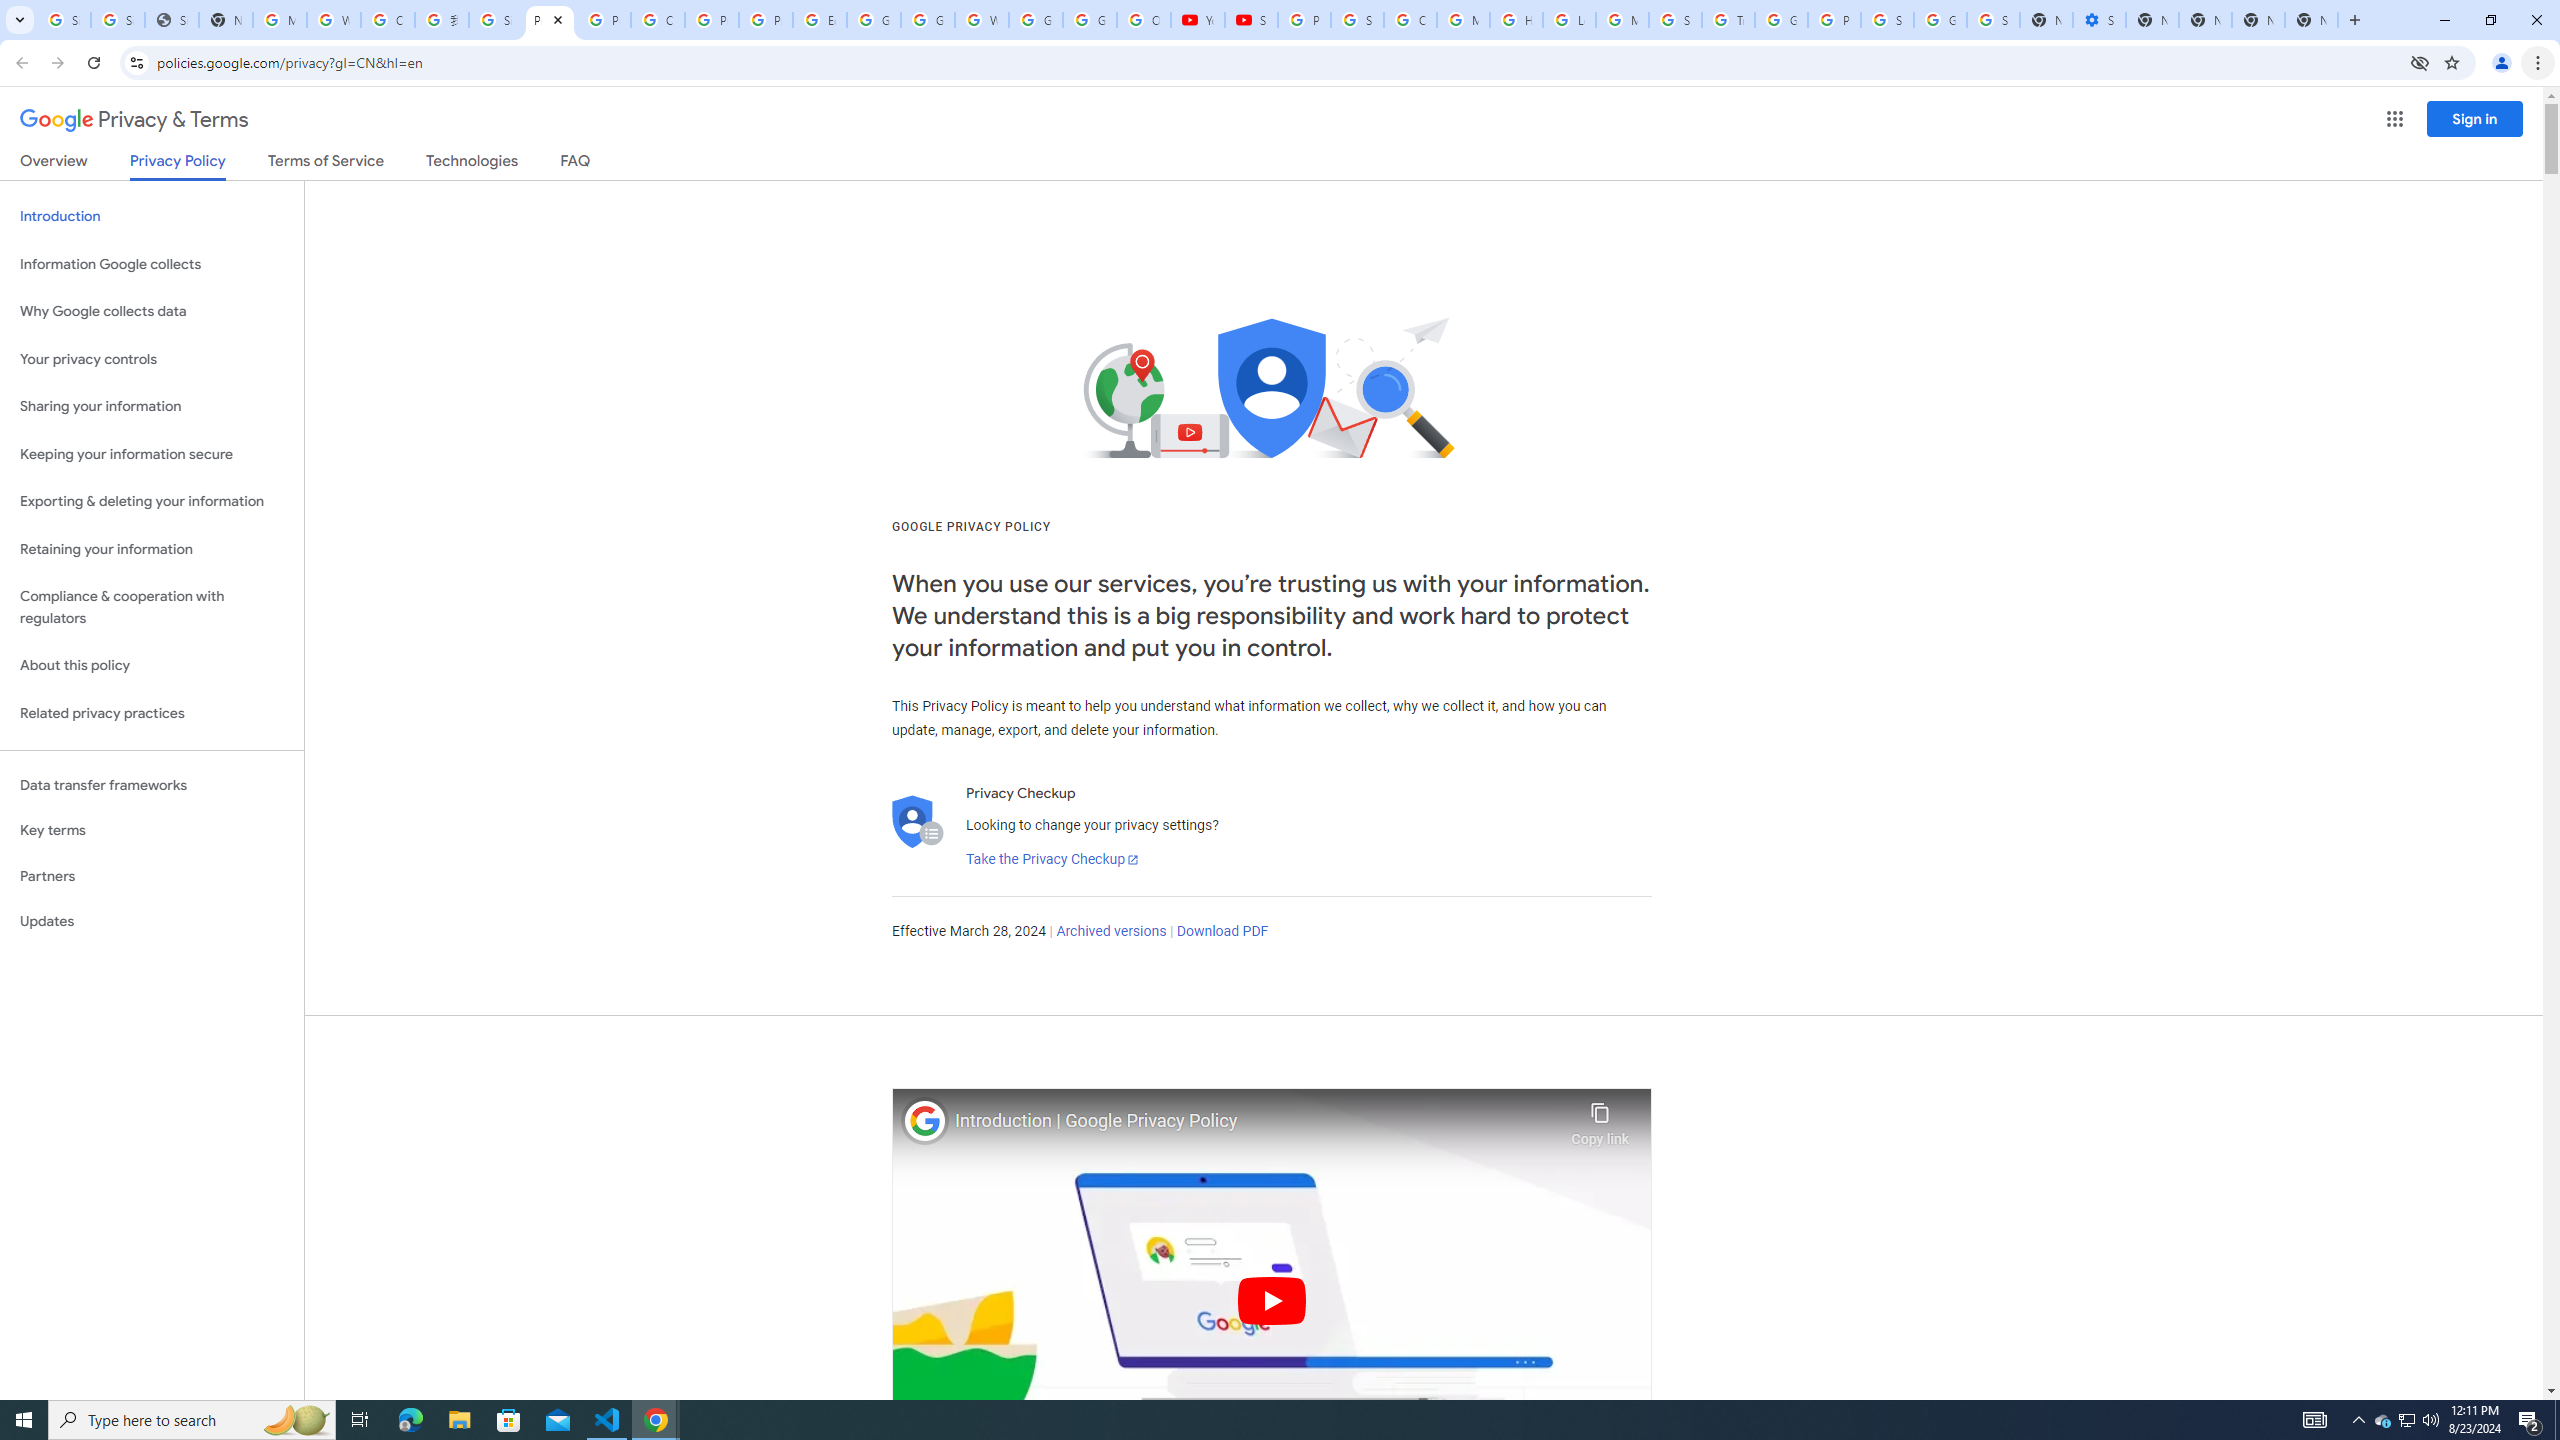 This screenshot has height=1440, width=2560. I want to click on 'Search our Doodle Library Collection - Google Doodles', so click(1675, 19).